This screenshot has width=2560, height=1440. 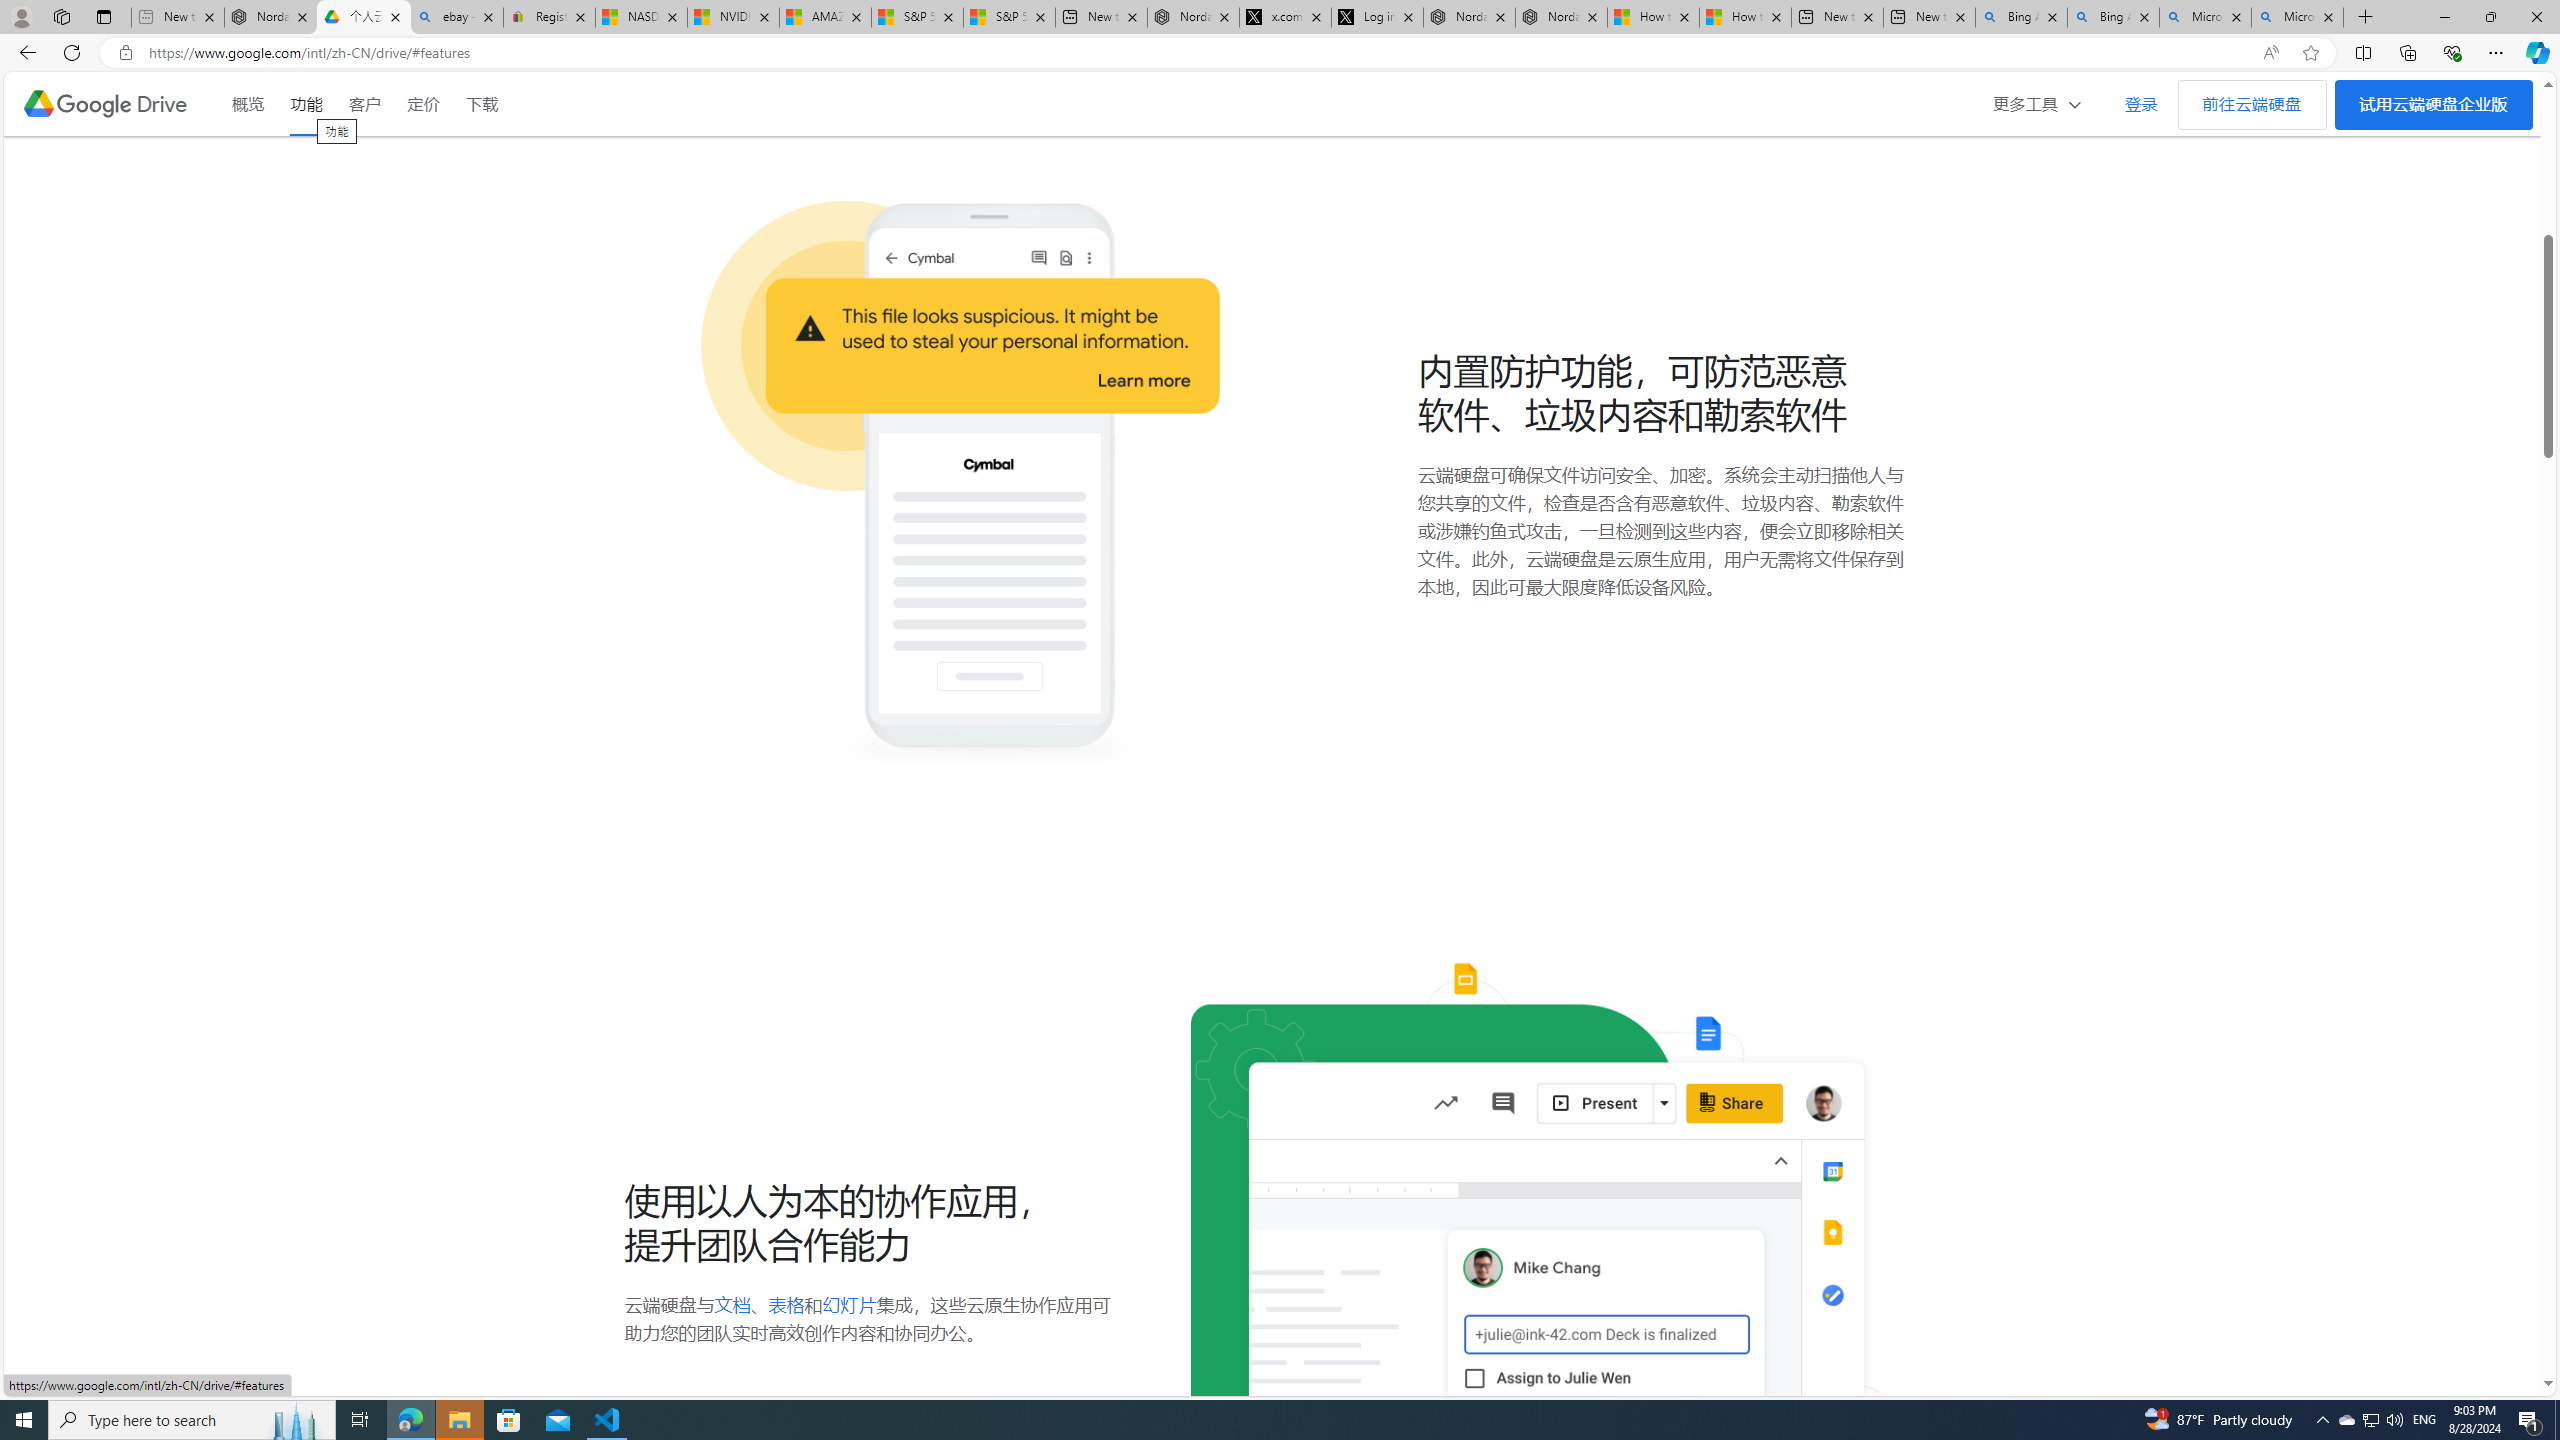 I want to click on 'Log in to X / X', so click(x=1377, y=16).